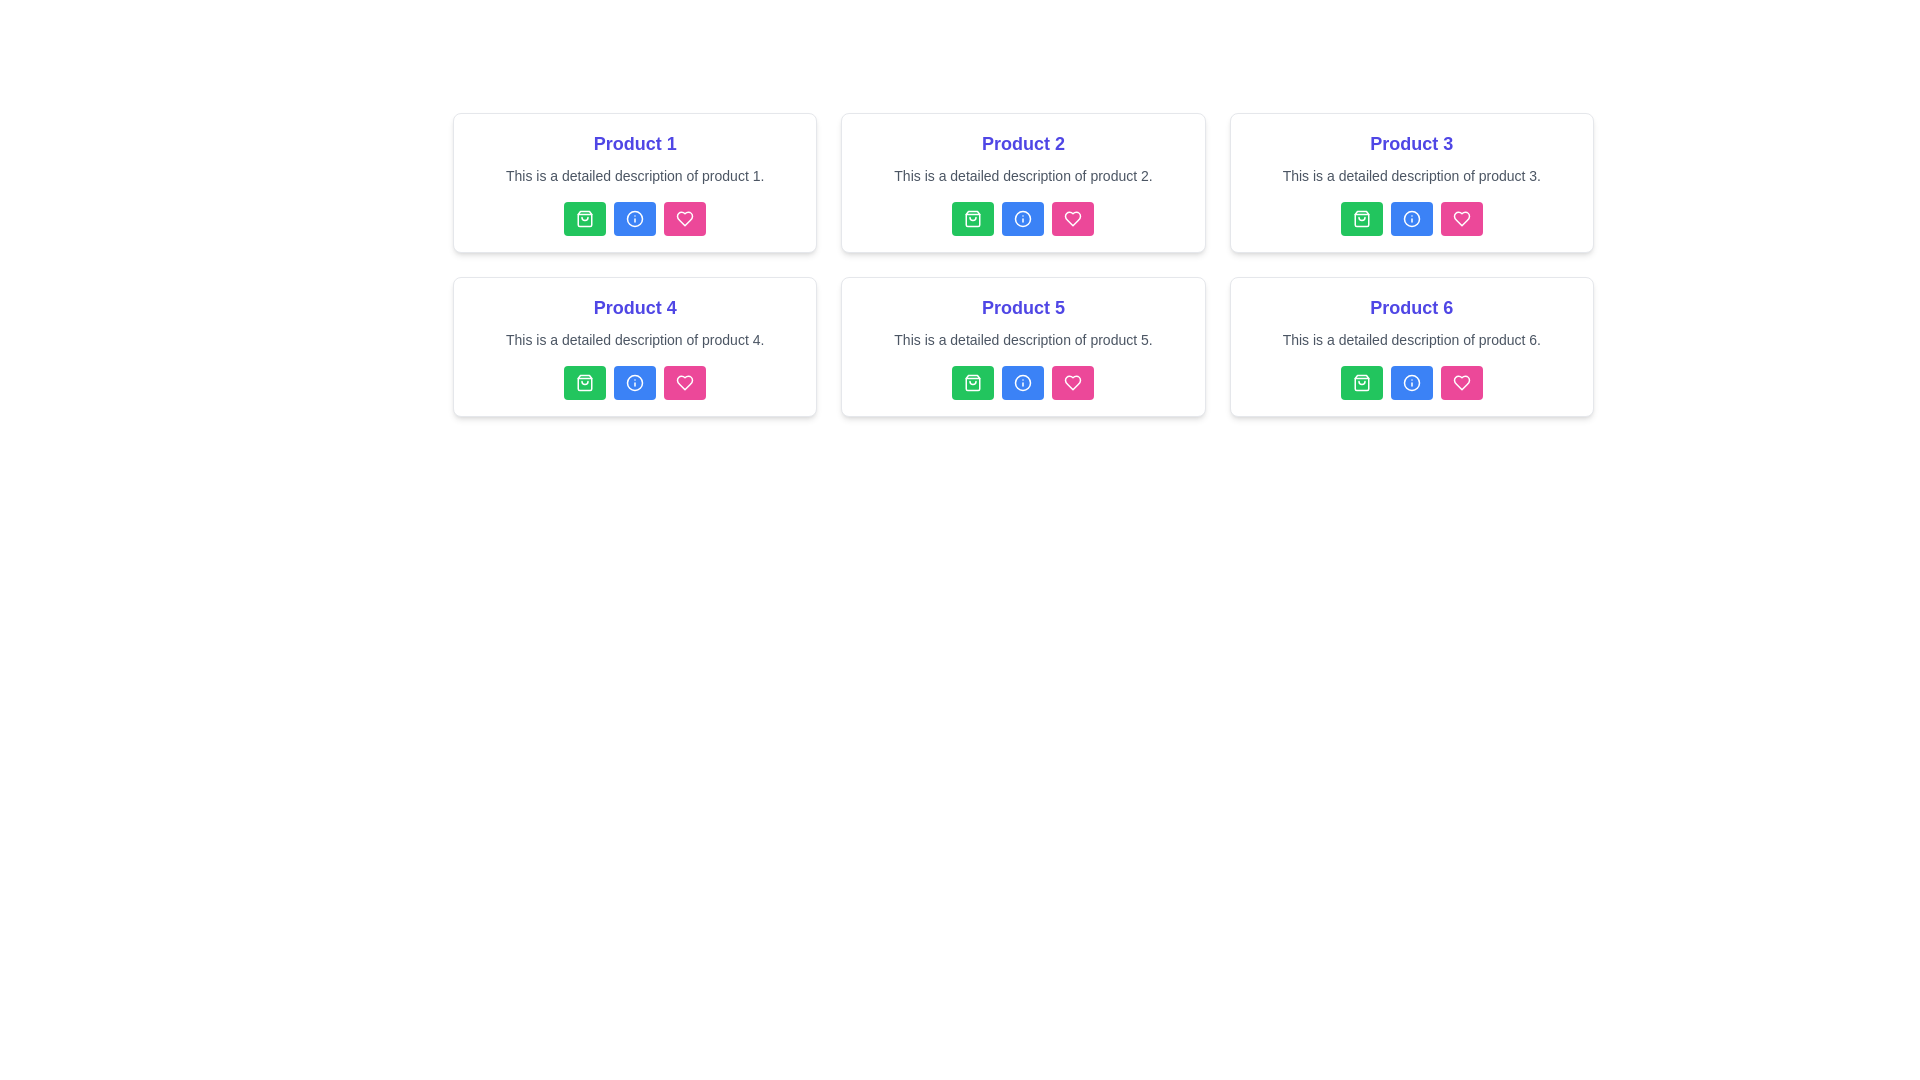 This screenshot has height=1080, width=1920. I want to click on the blue button for more information on the product card located in the second row, second column of the grid layout, so click(1023, 346).